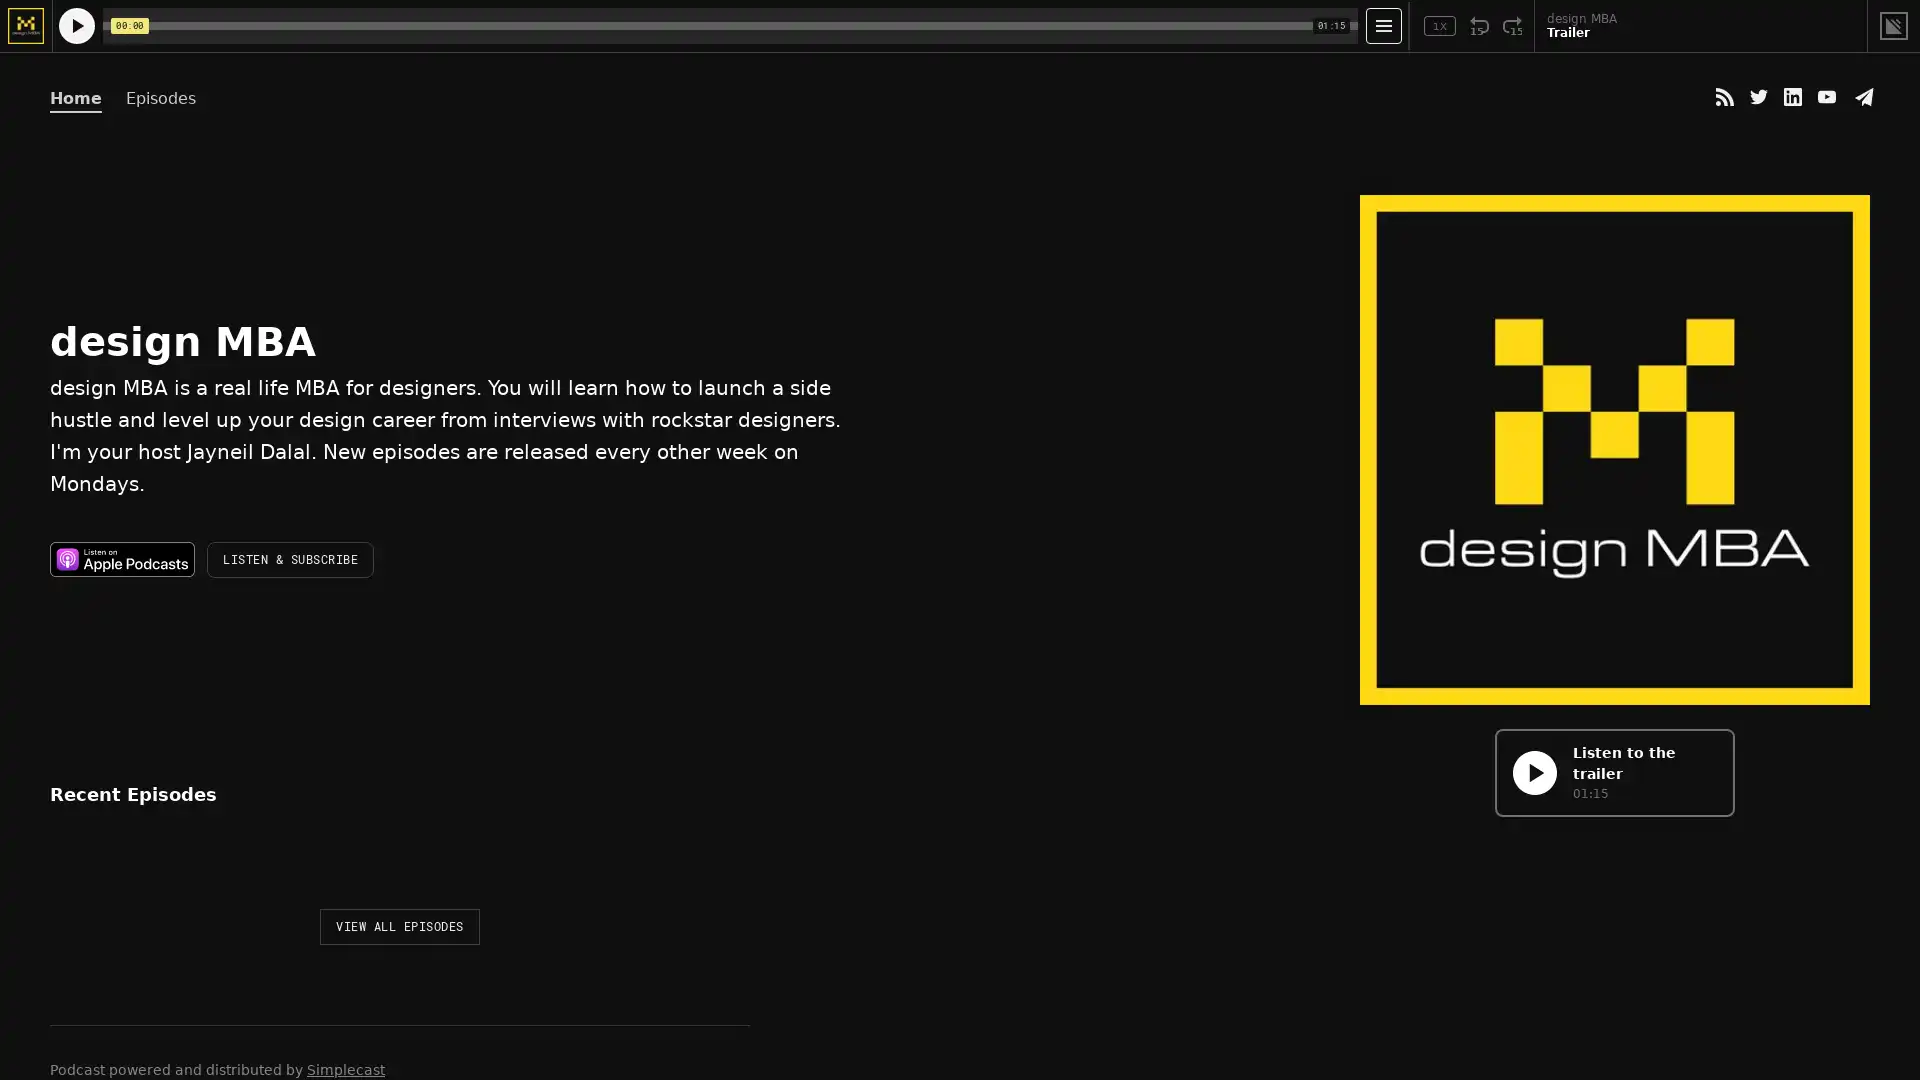 The image size is (1920, 1080). I want to click on Toggle Speed: Current Speed 1x, so click(1440, 26).